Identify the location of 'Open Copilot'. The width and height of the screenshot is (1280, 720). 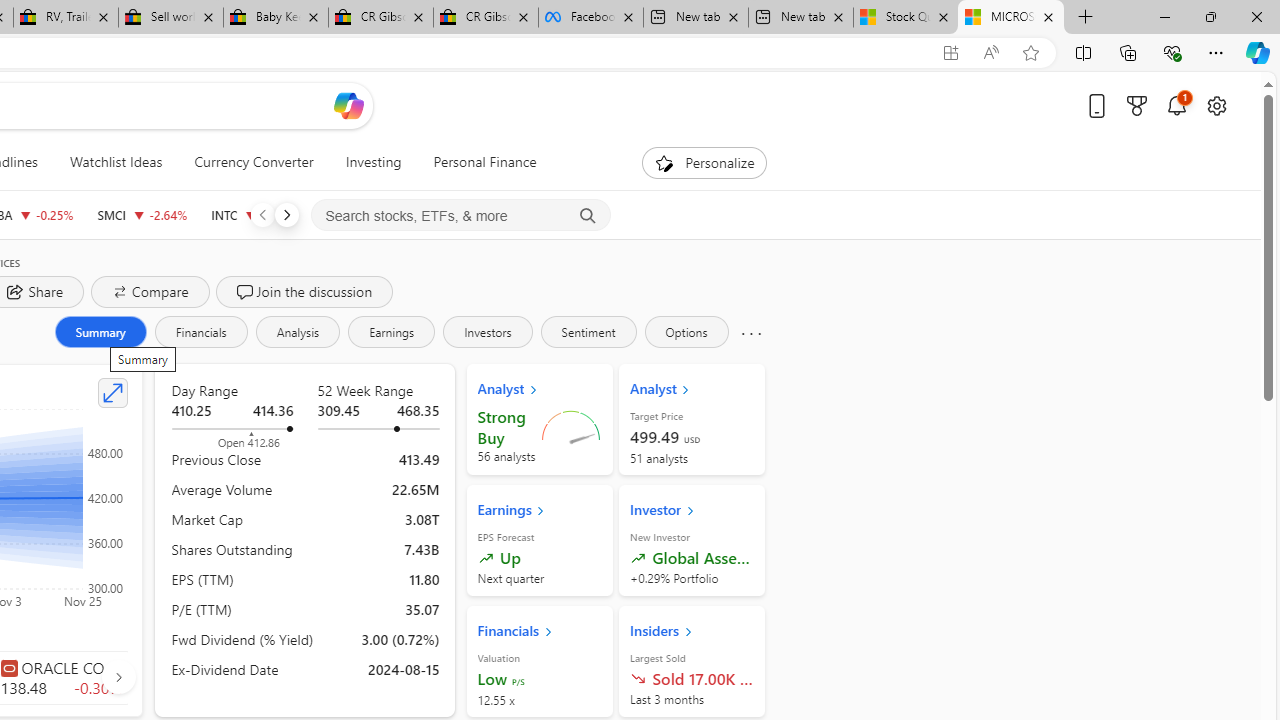
(348, 105).